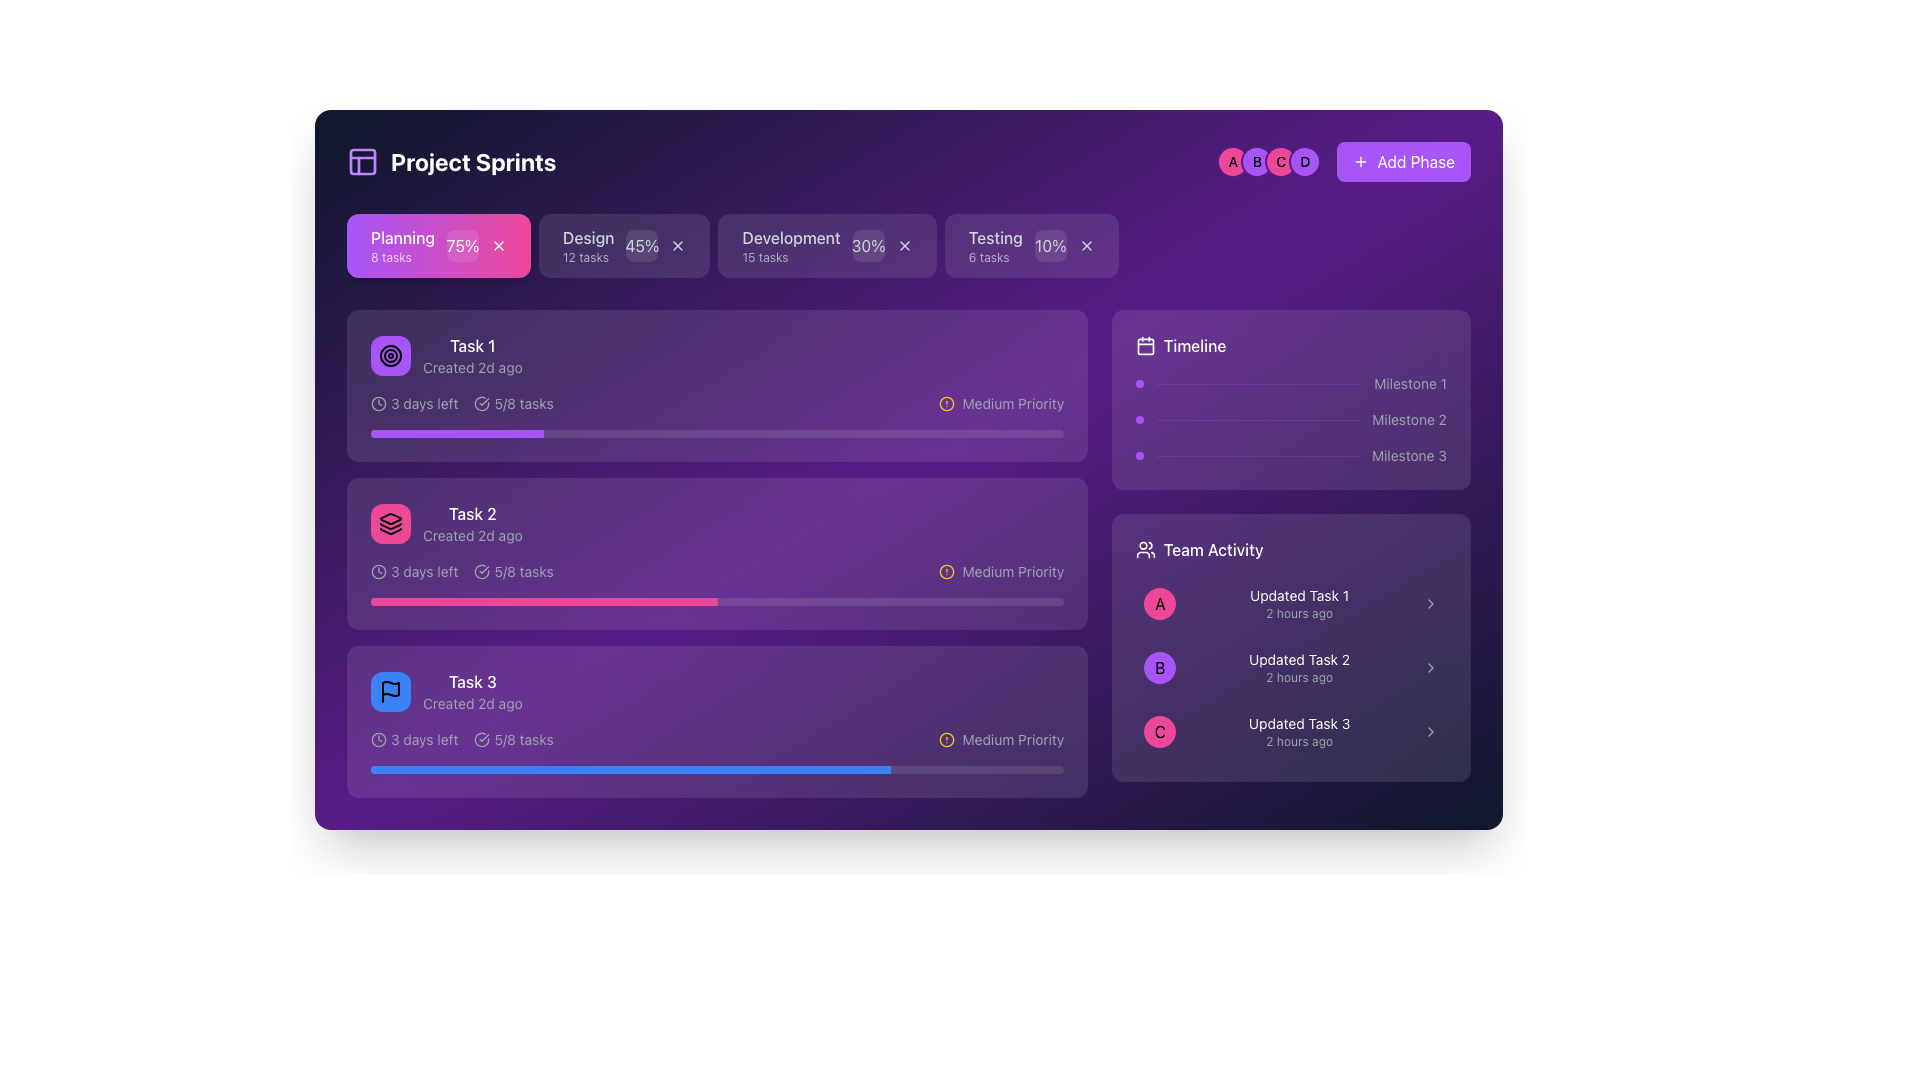  I want to click on the time-related icon that precedes the '3 days left' label in the information section of Task 3, so click(379, 740).